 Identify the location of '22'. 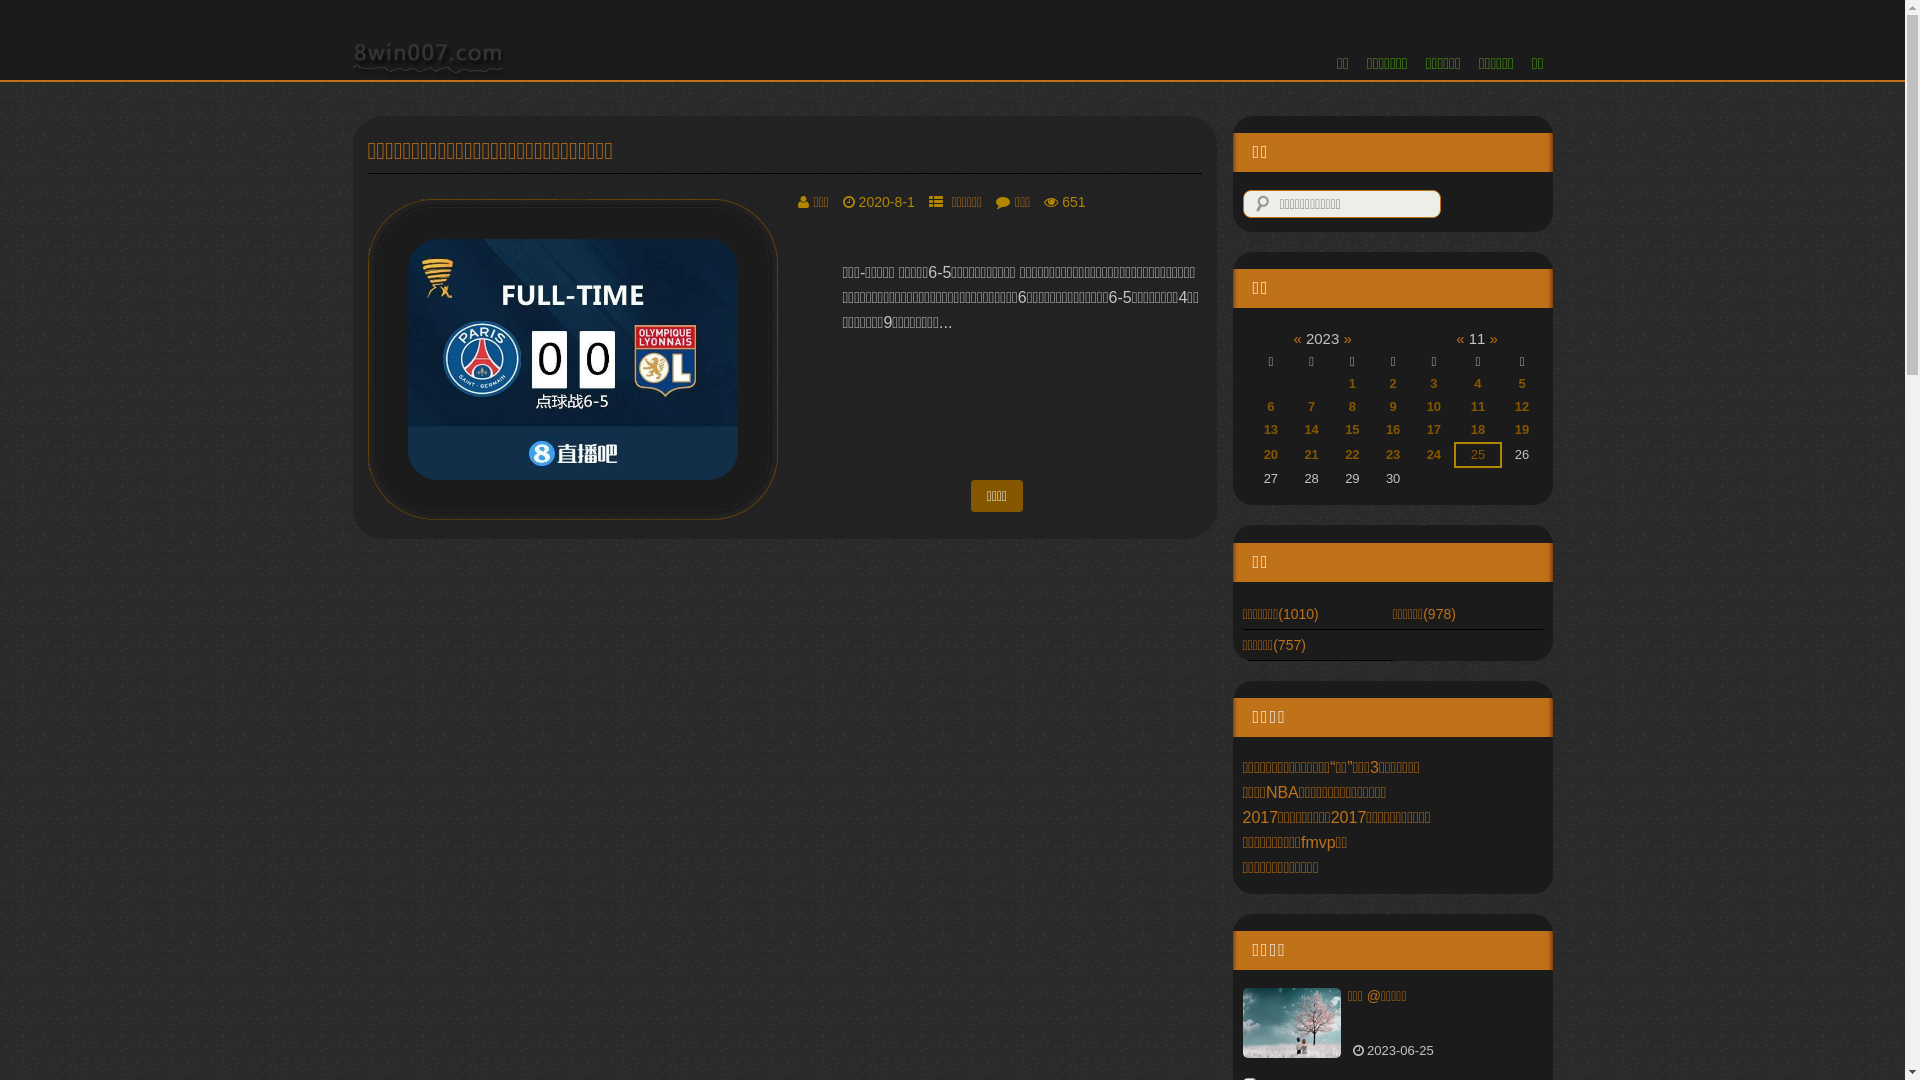
(1344, 454).